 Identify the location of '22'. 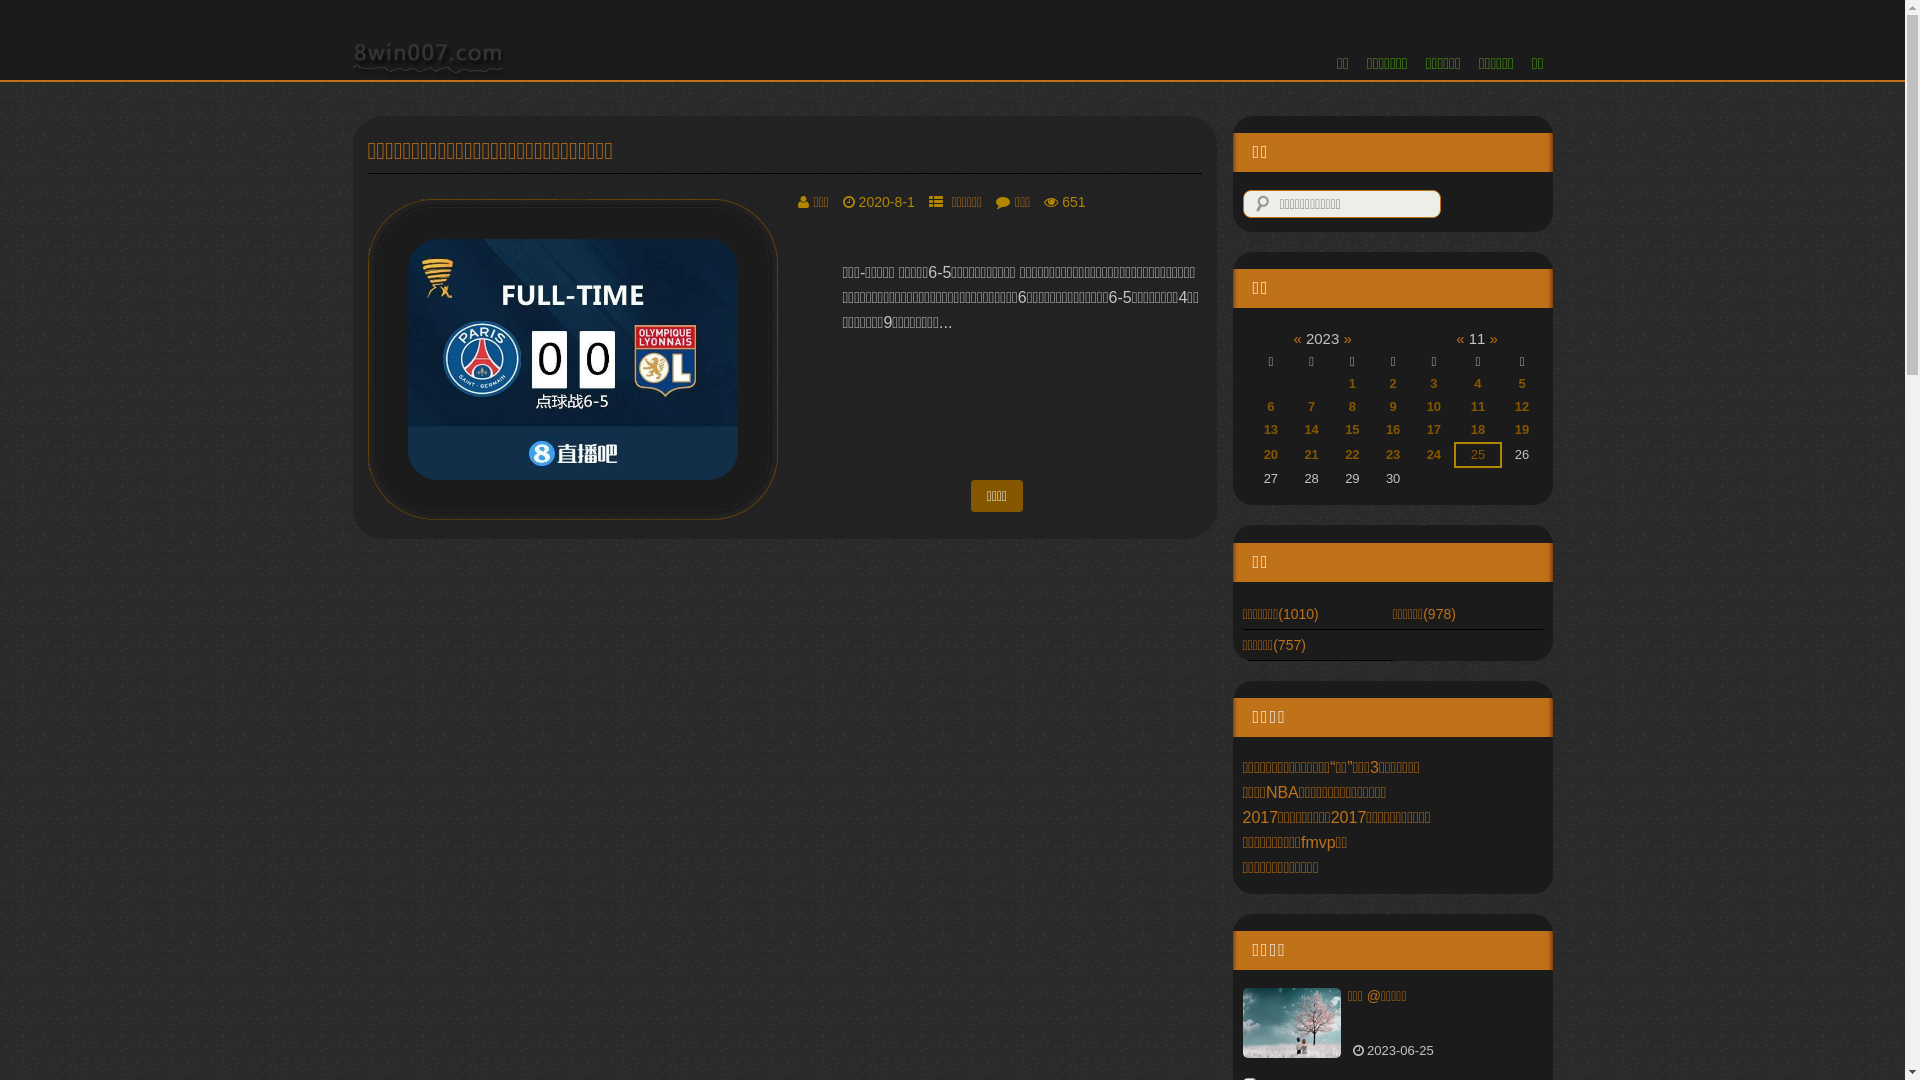
(1344, 454).